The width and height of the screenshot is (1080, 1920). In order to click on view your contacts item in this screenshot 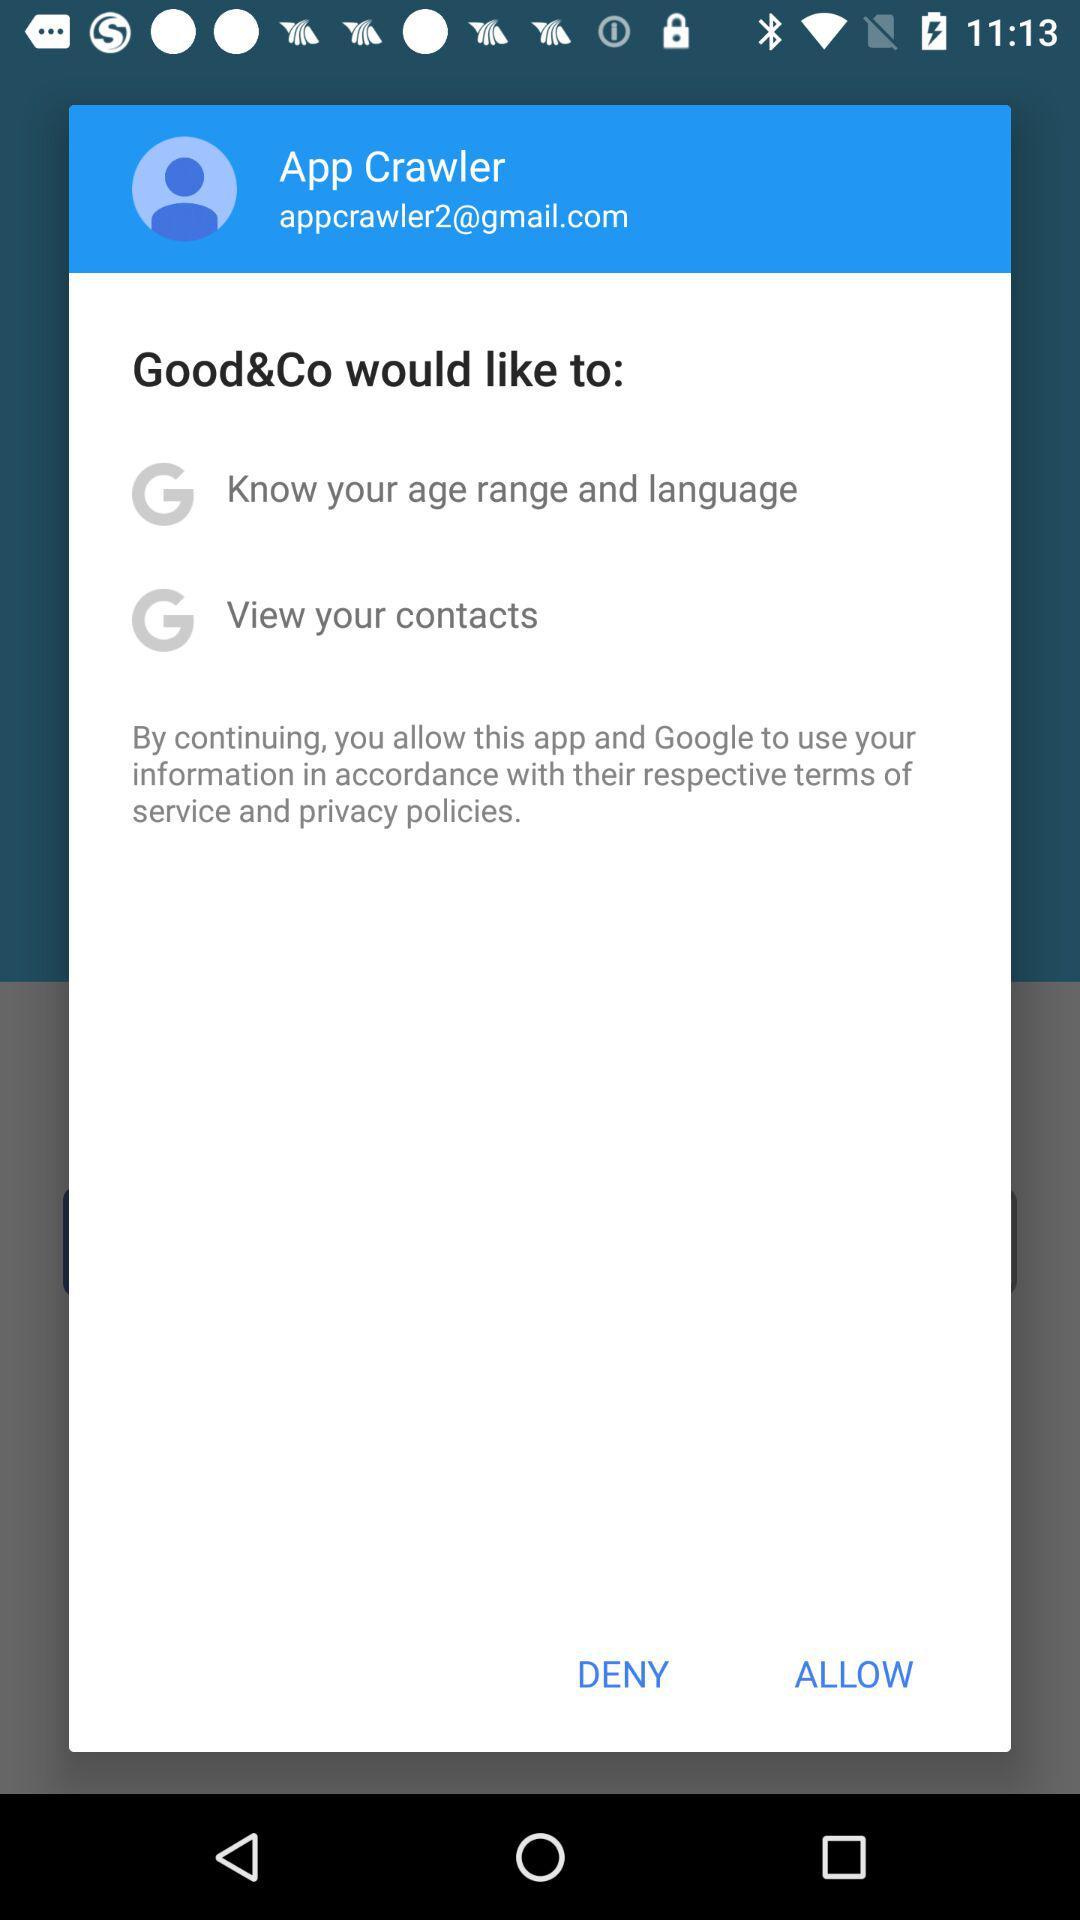, I will do `click(382, 612)`.